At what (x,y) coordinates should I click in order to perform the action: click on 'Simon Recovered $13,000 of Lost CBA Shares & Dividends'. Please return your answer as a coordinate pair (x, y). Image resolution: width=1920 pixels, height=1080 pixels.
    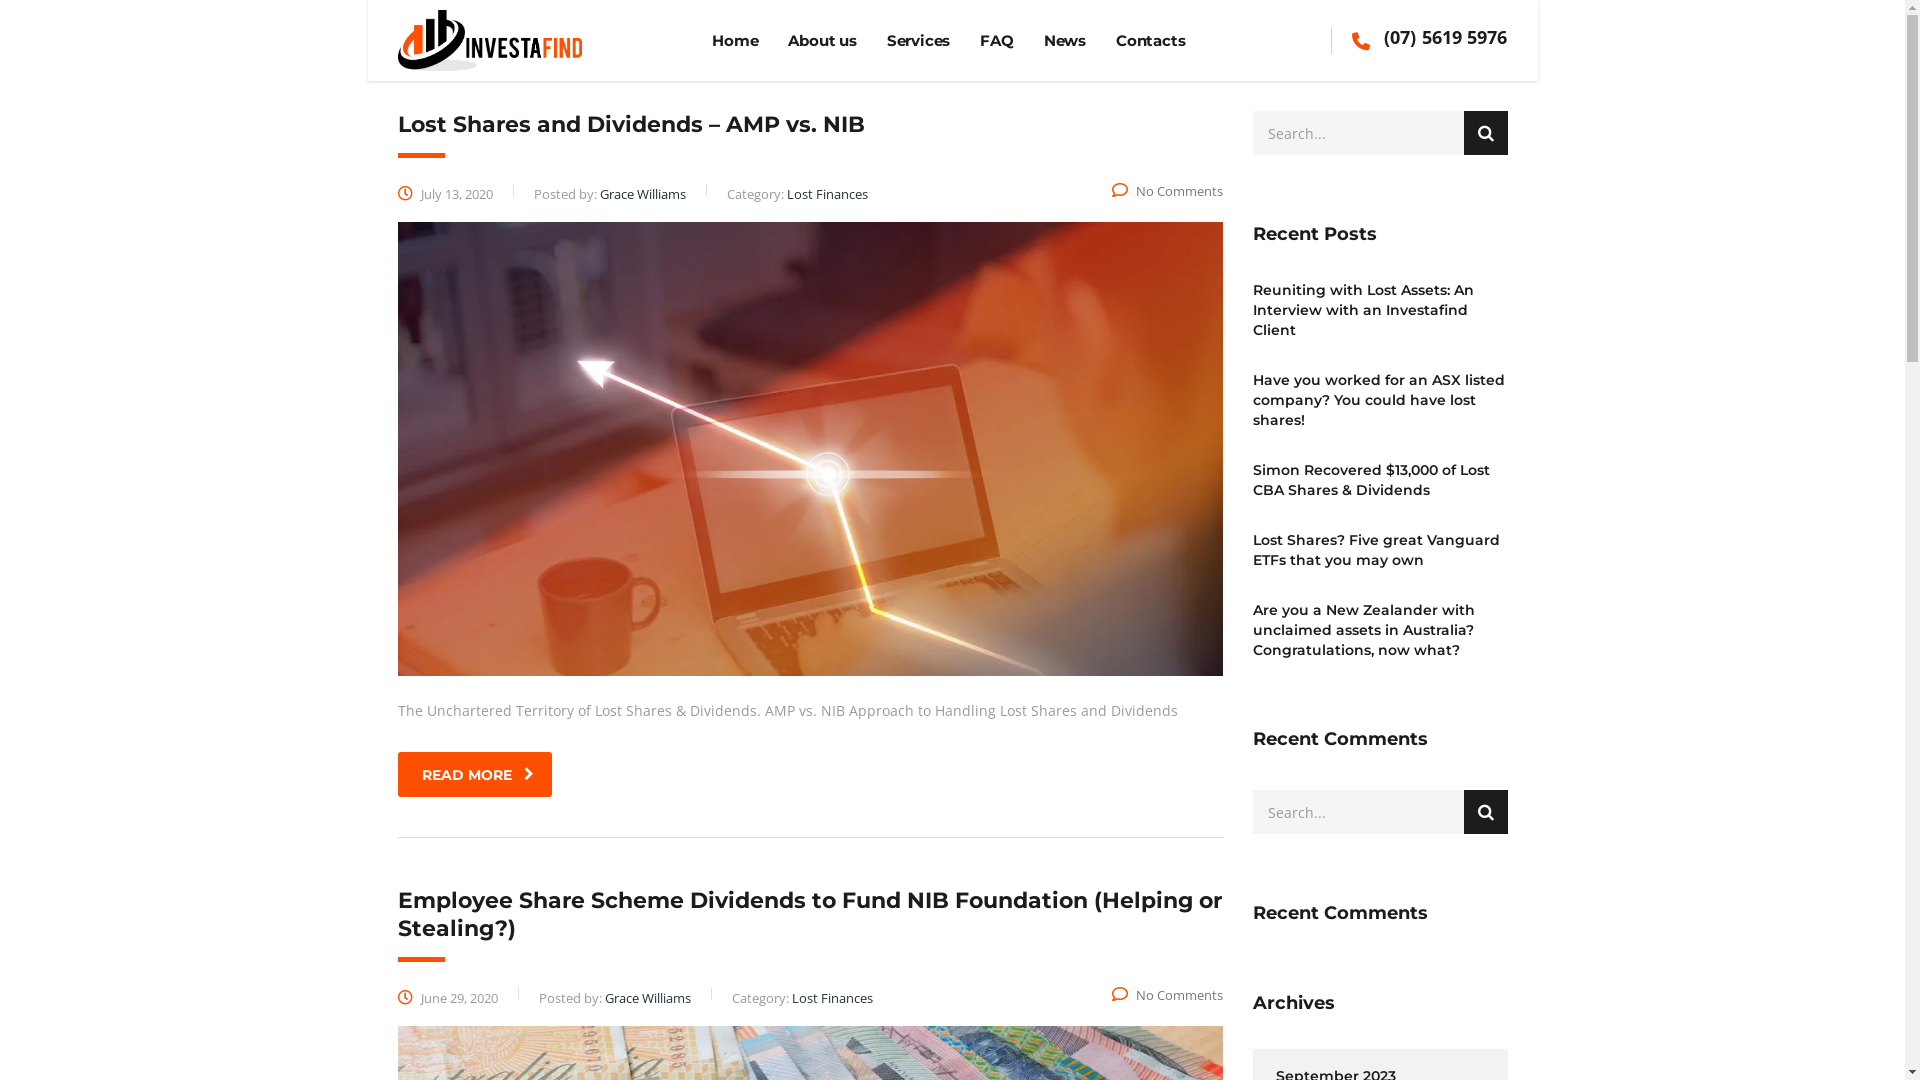
    Looking at the image, I should click on (1378, 479).